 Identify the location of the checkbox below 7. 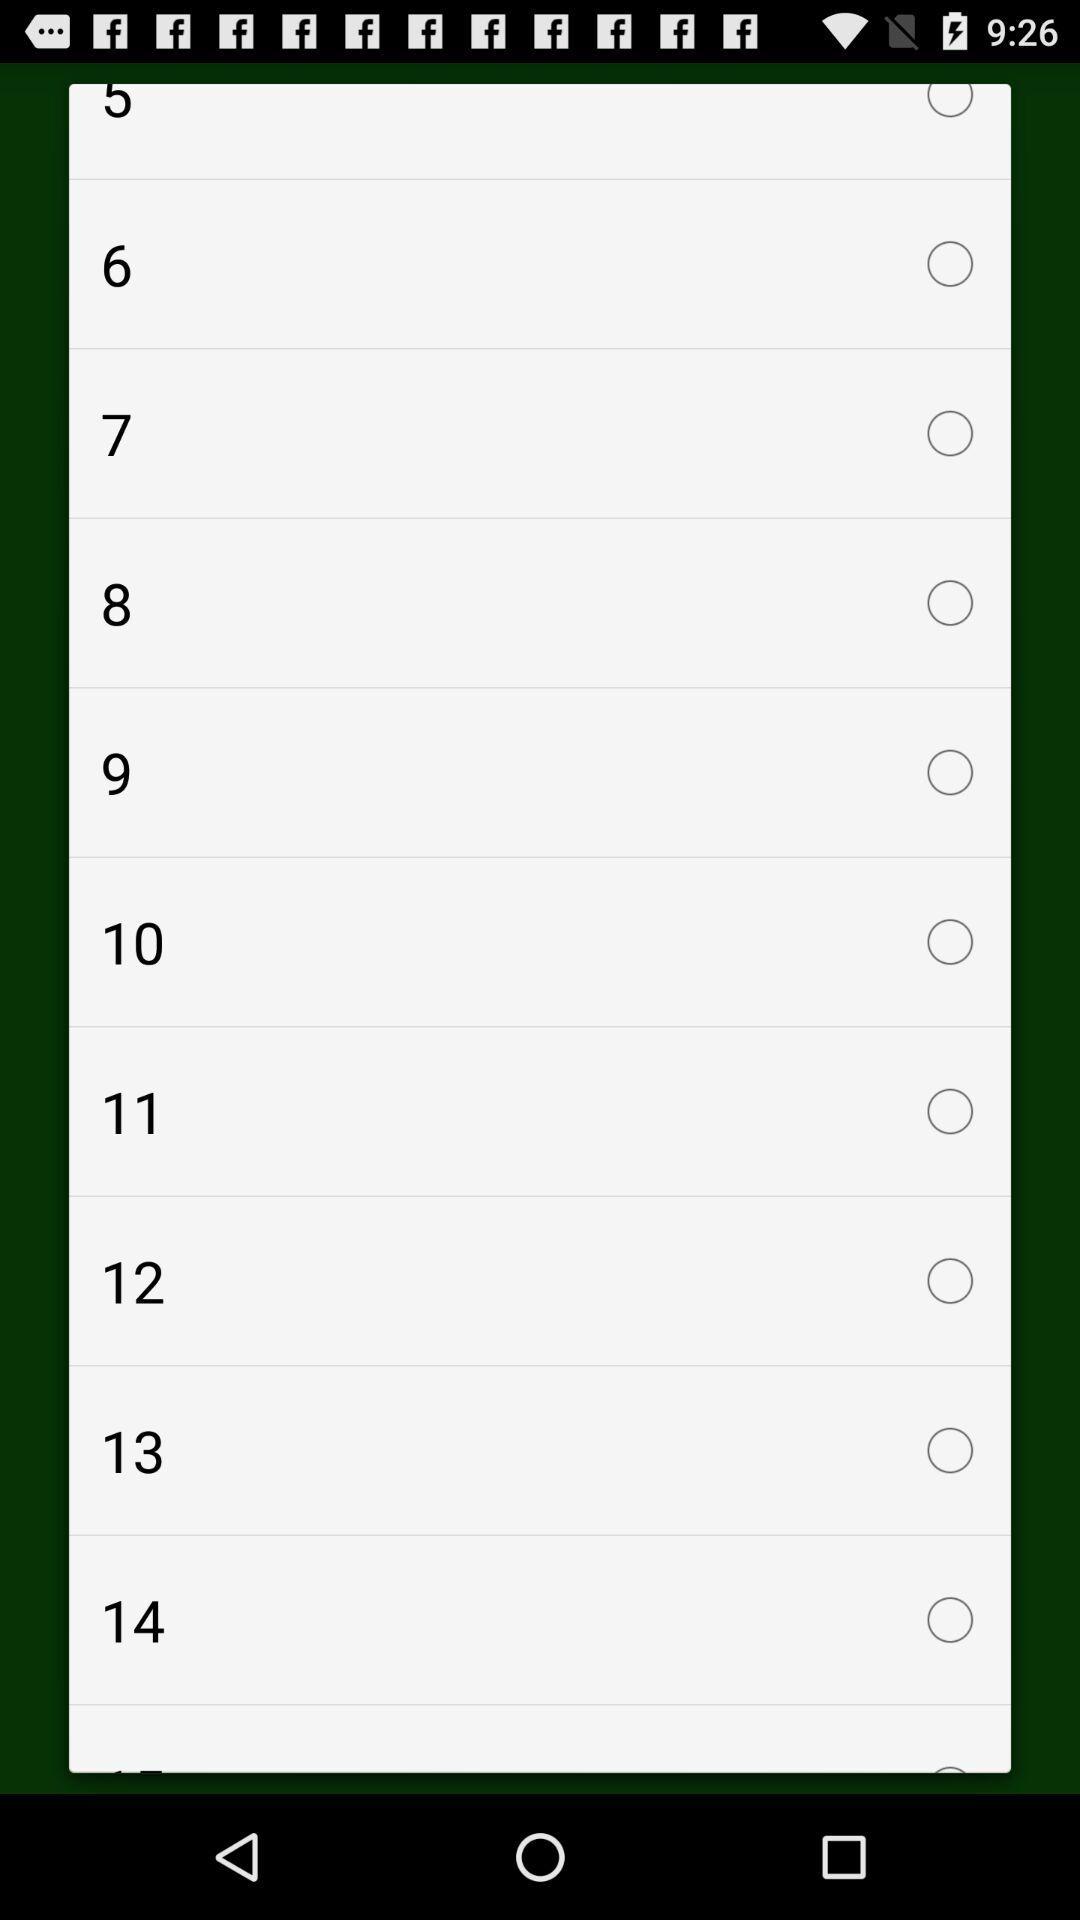
(540, 602).